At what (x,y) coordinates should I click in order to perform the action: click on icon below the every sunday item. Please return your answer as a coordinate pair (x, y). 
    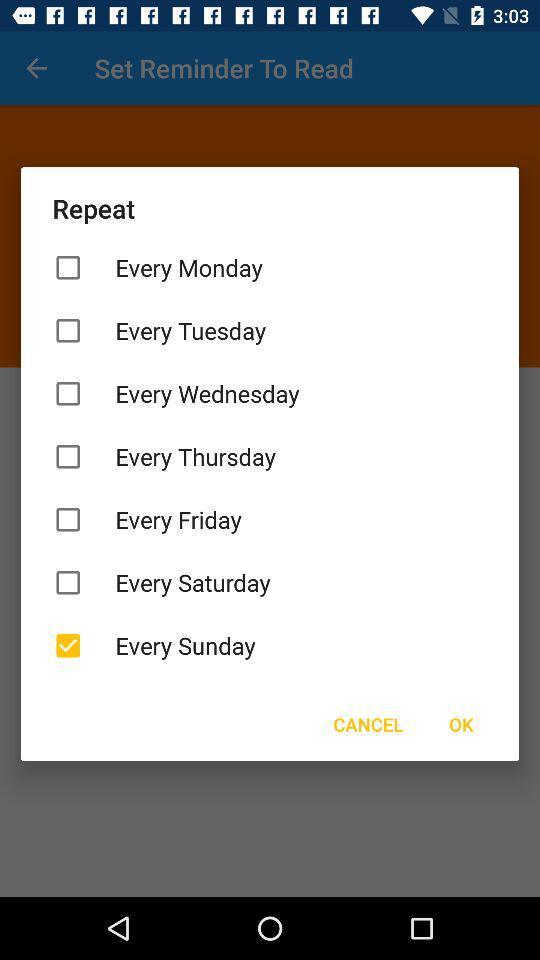
    Looking at the image, I should click on (367, 723).